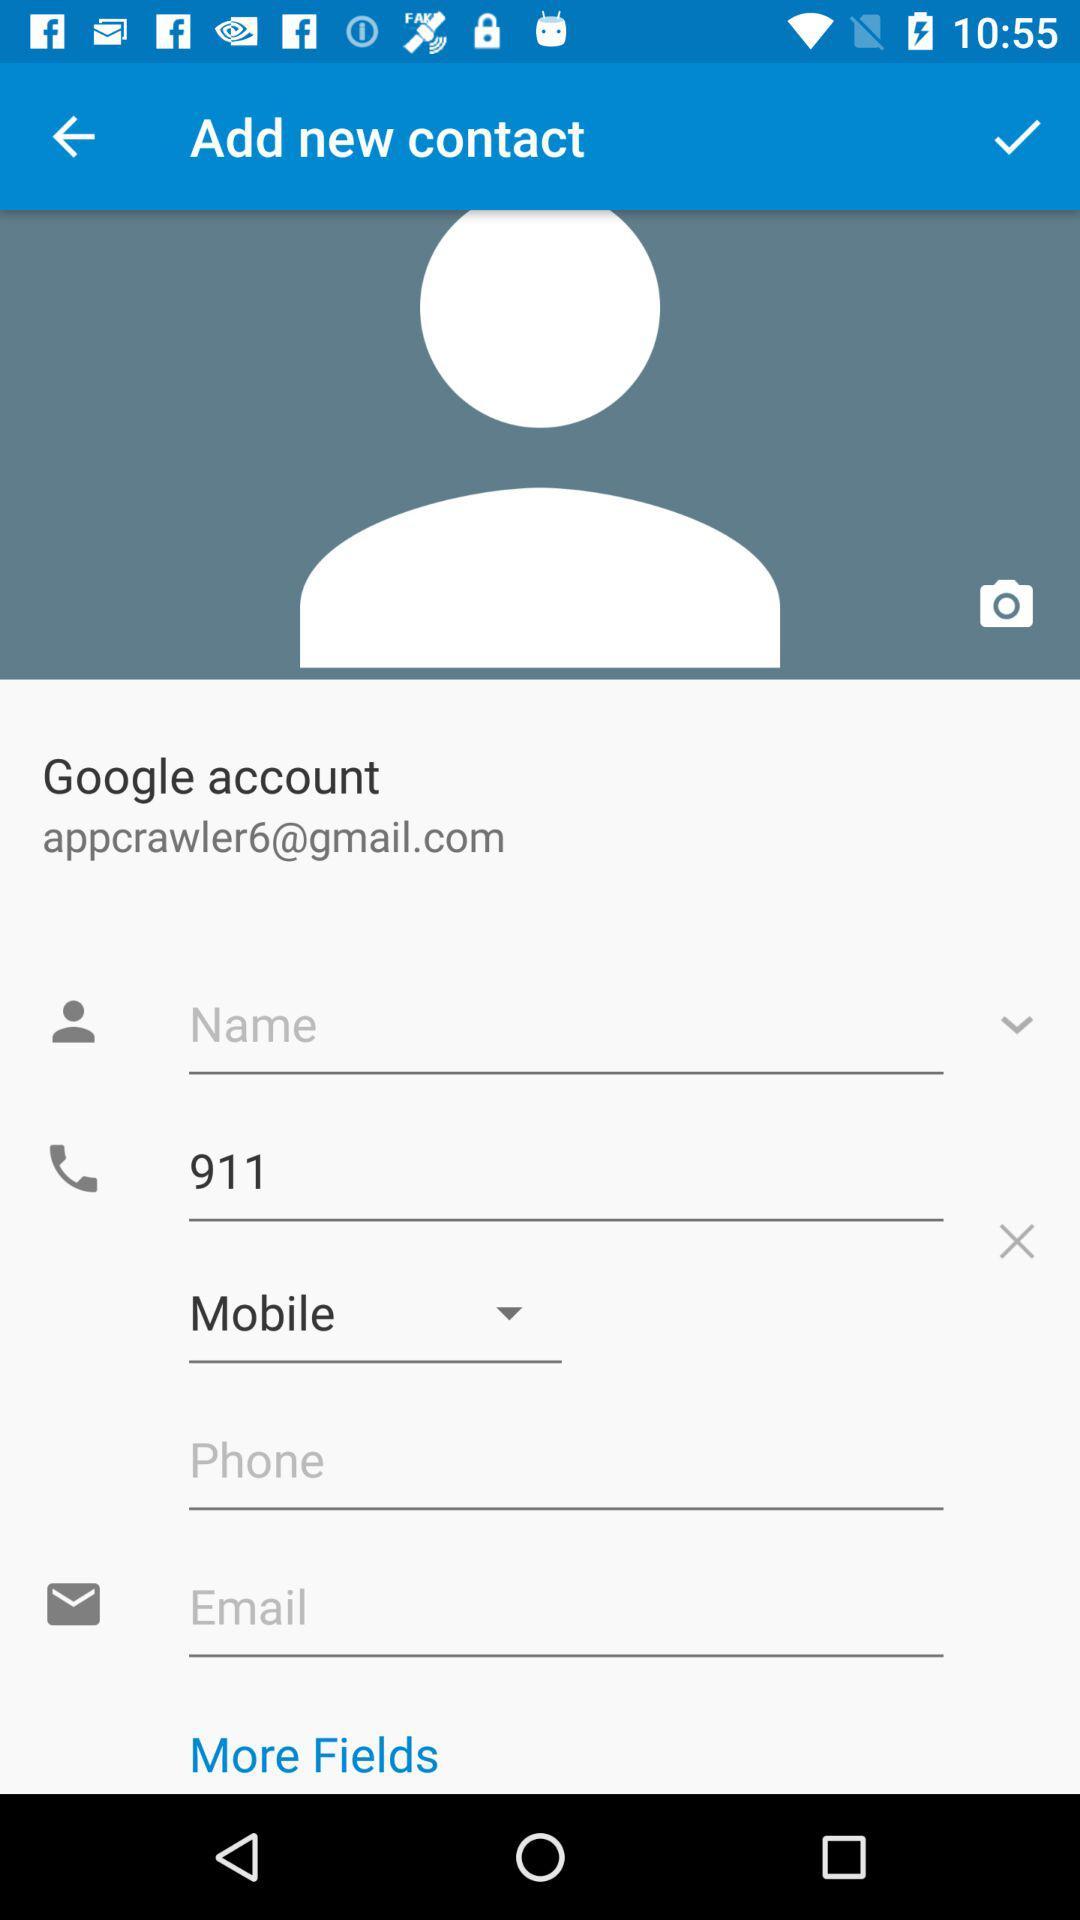 The image size is (1080, 1920). I want to click on mobile field, so click(375, 1313).